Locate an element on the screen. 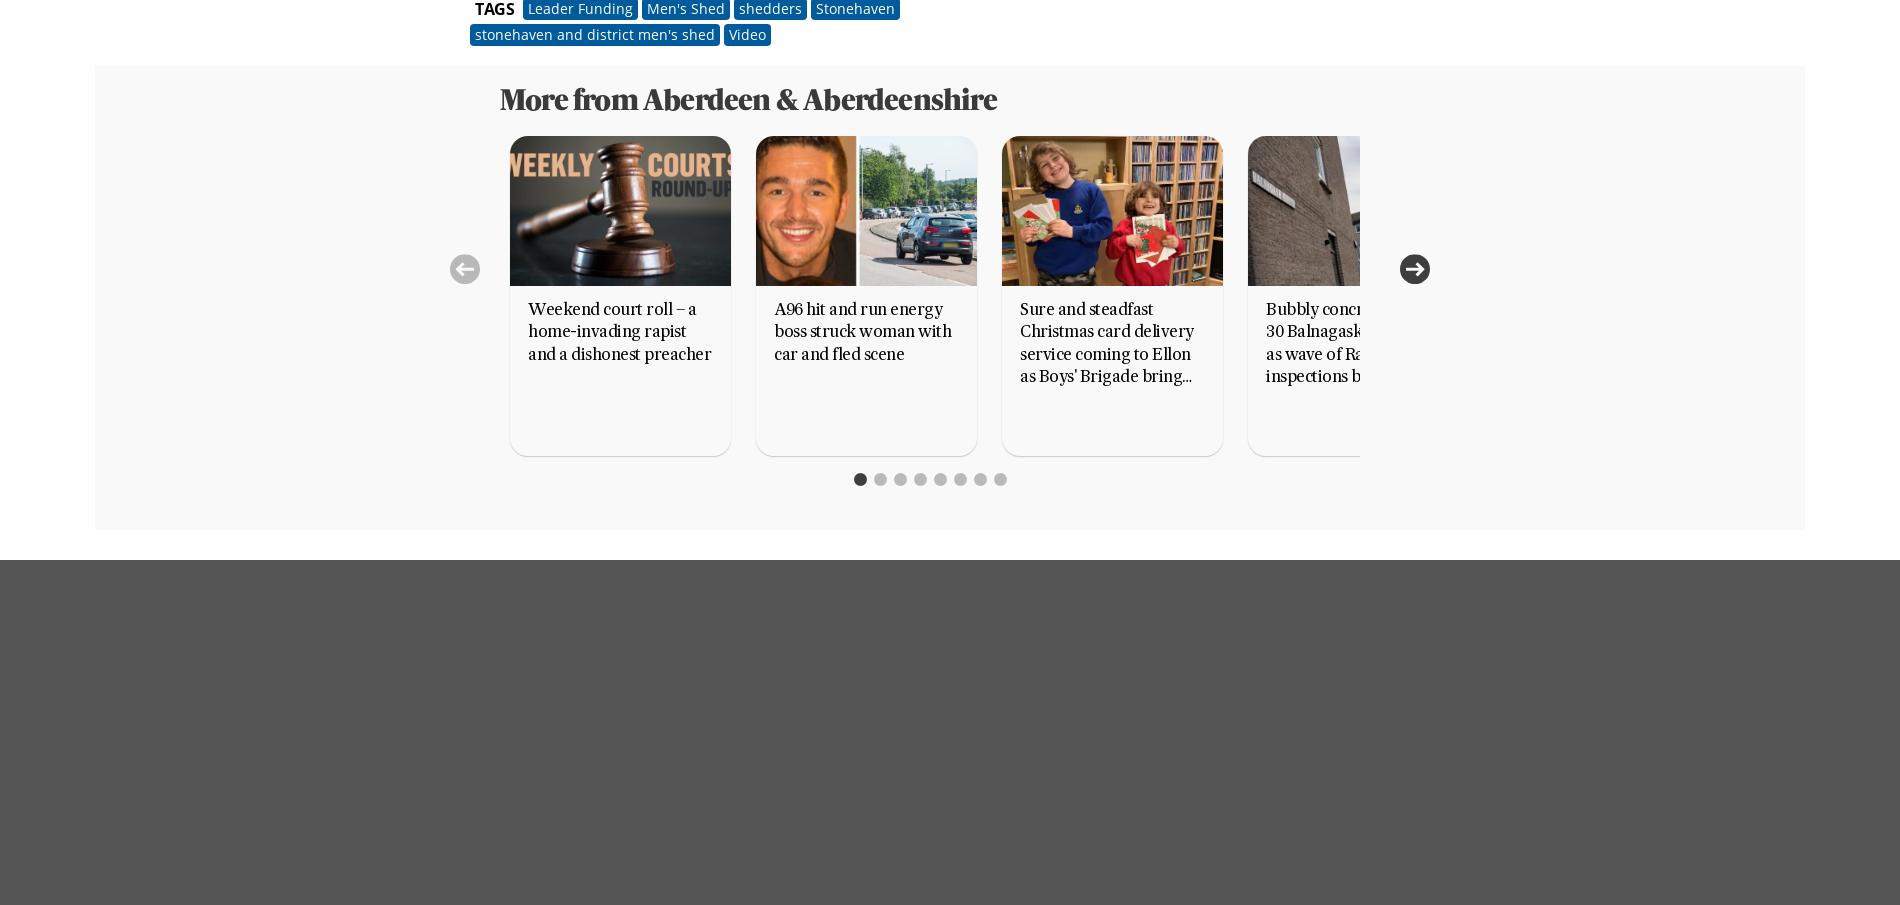 Image resolution: width=1900 pixels, height=905 pixels. 'Terms and Conditions for Subscriptions (excluding Home News Delivery Subscriptions)' is located at coordinates (849, 633).